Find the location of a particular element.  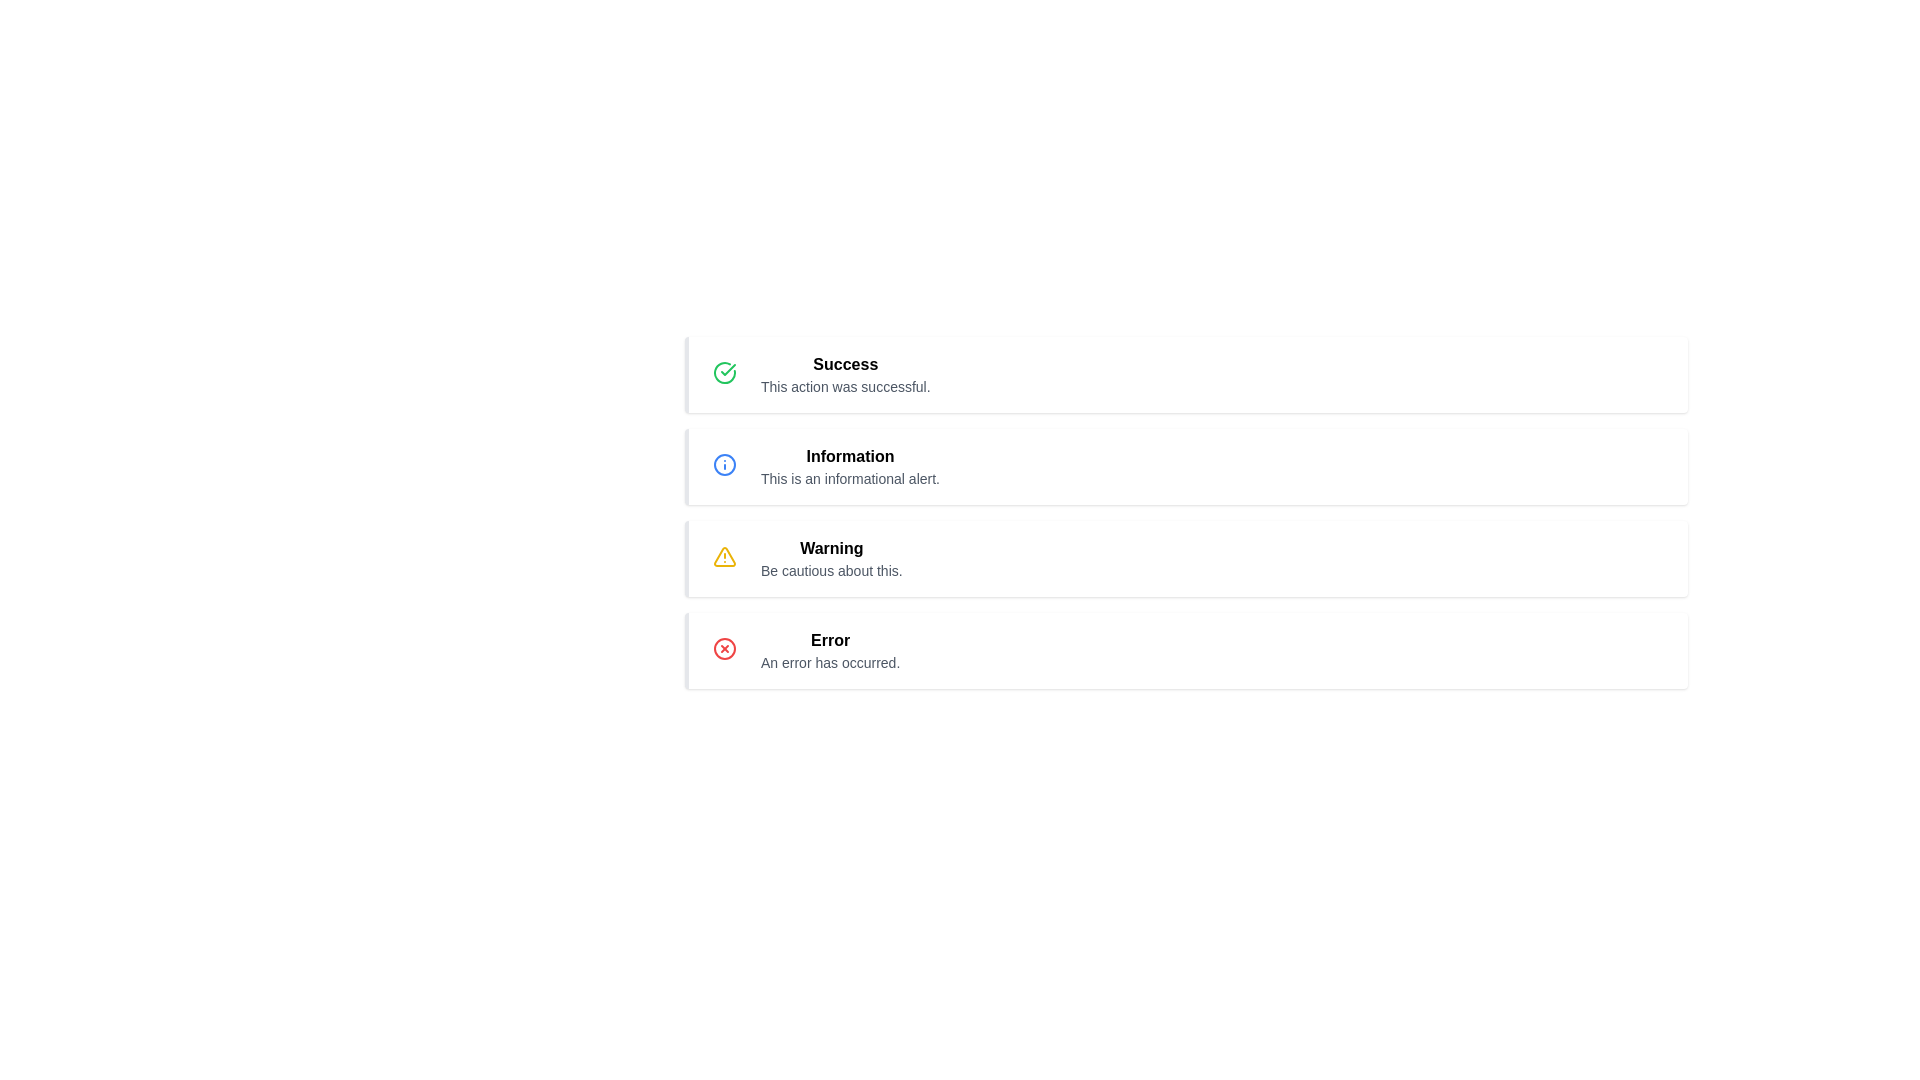

the success icon located at the left side of the 'Success' alert notification box, adjacent to the text 'Success' and 'This action was successful.' is located at coordinates (723, 373).